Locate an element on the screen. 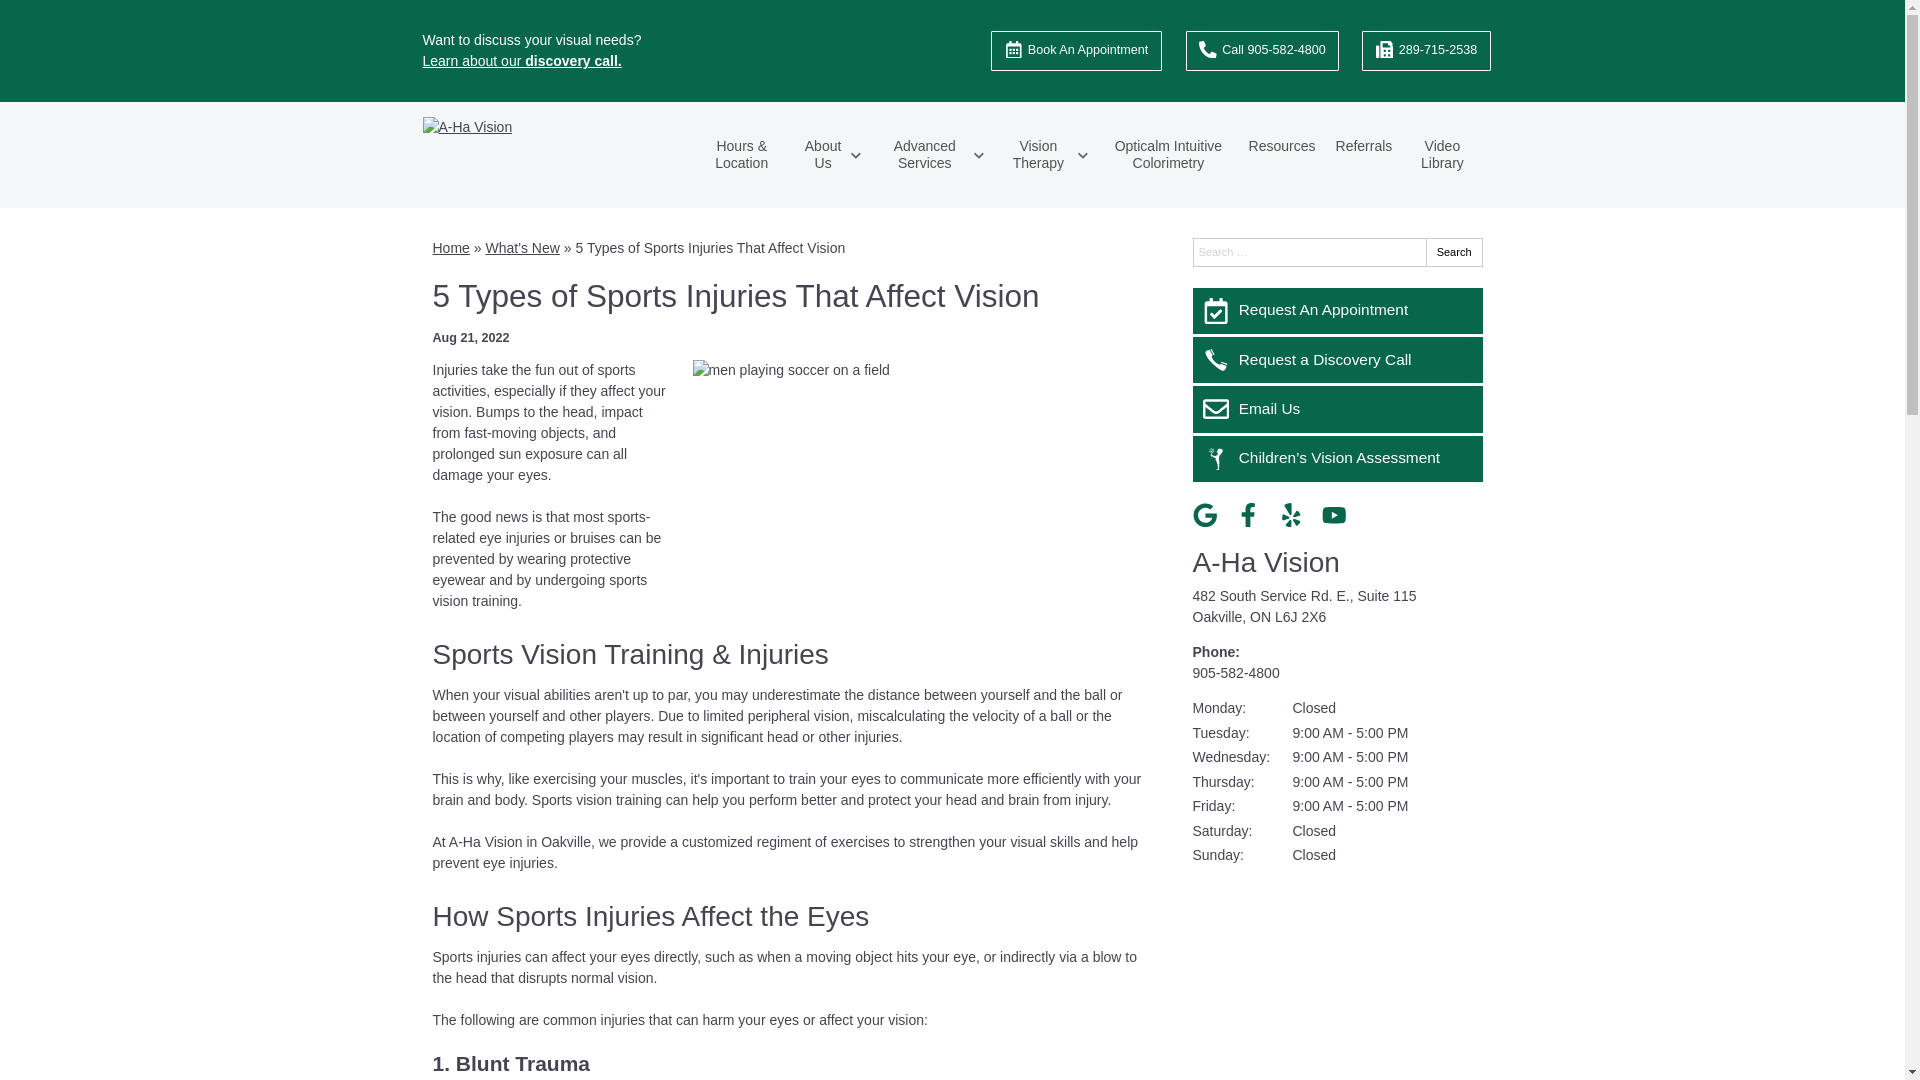  'Vision Therapy' is located at coordinates (1045, 153).